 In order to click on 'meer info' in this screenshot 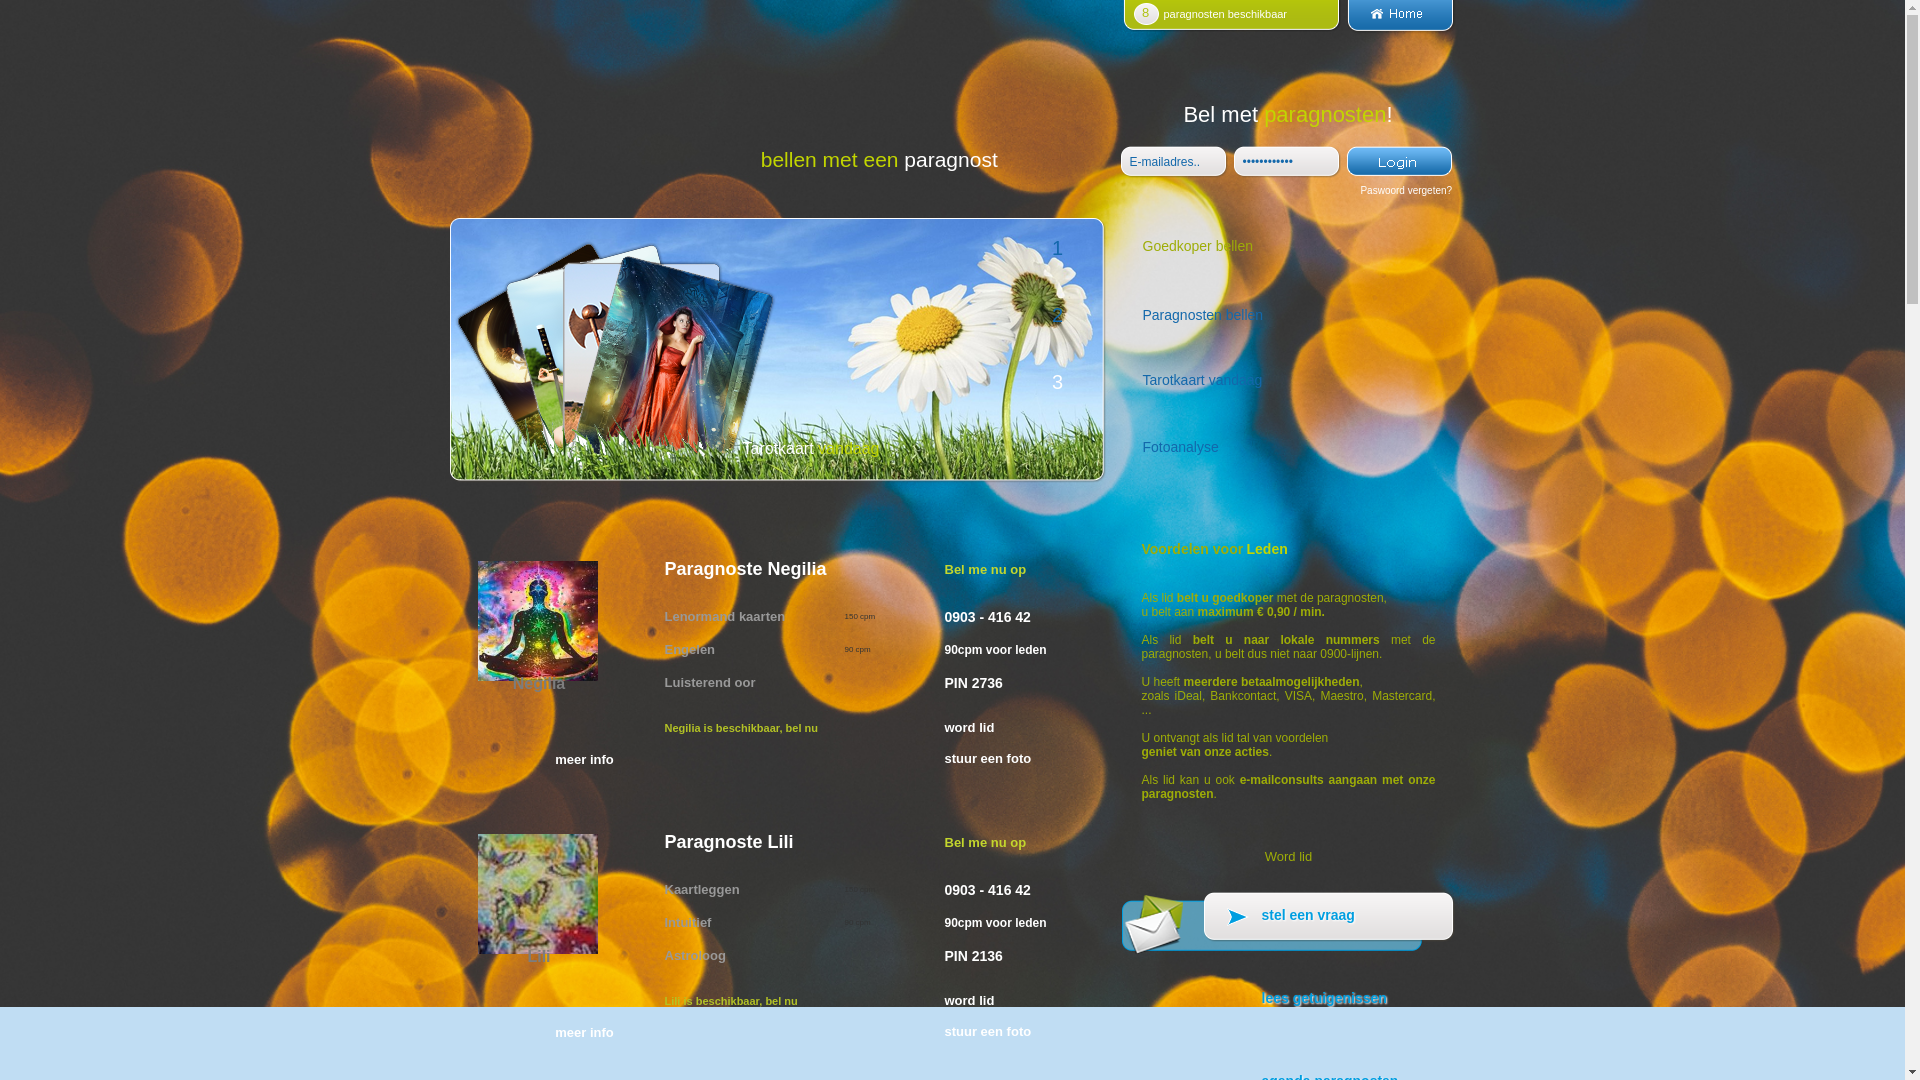, I will do `click(583, 1032)`.